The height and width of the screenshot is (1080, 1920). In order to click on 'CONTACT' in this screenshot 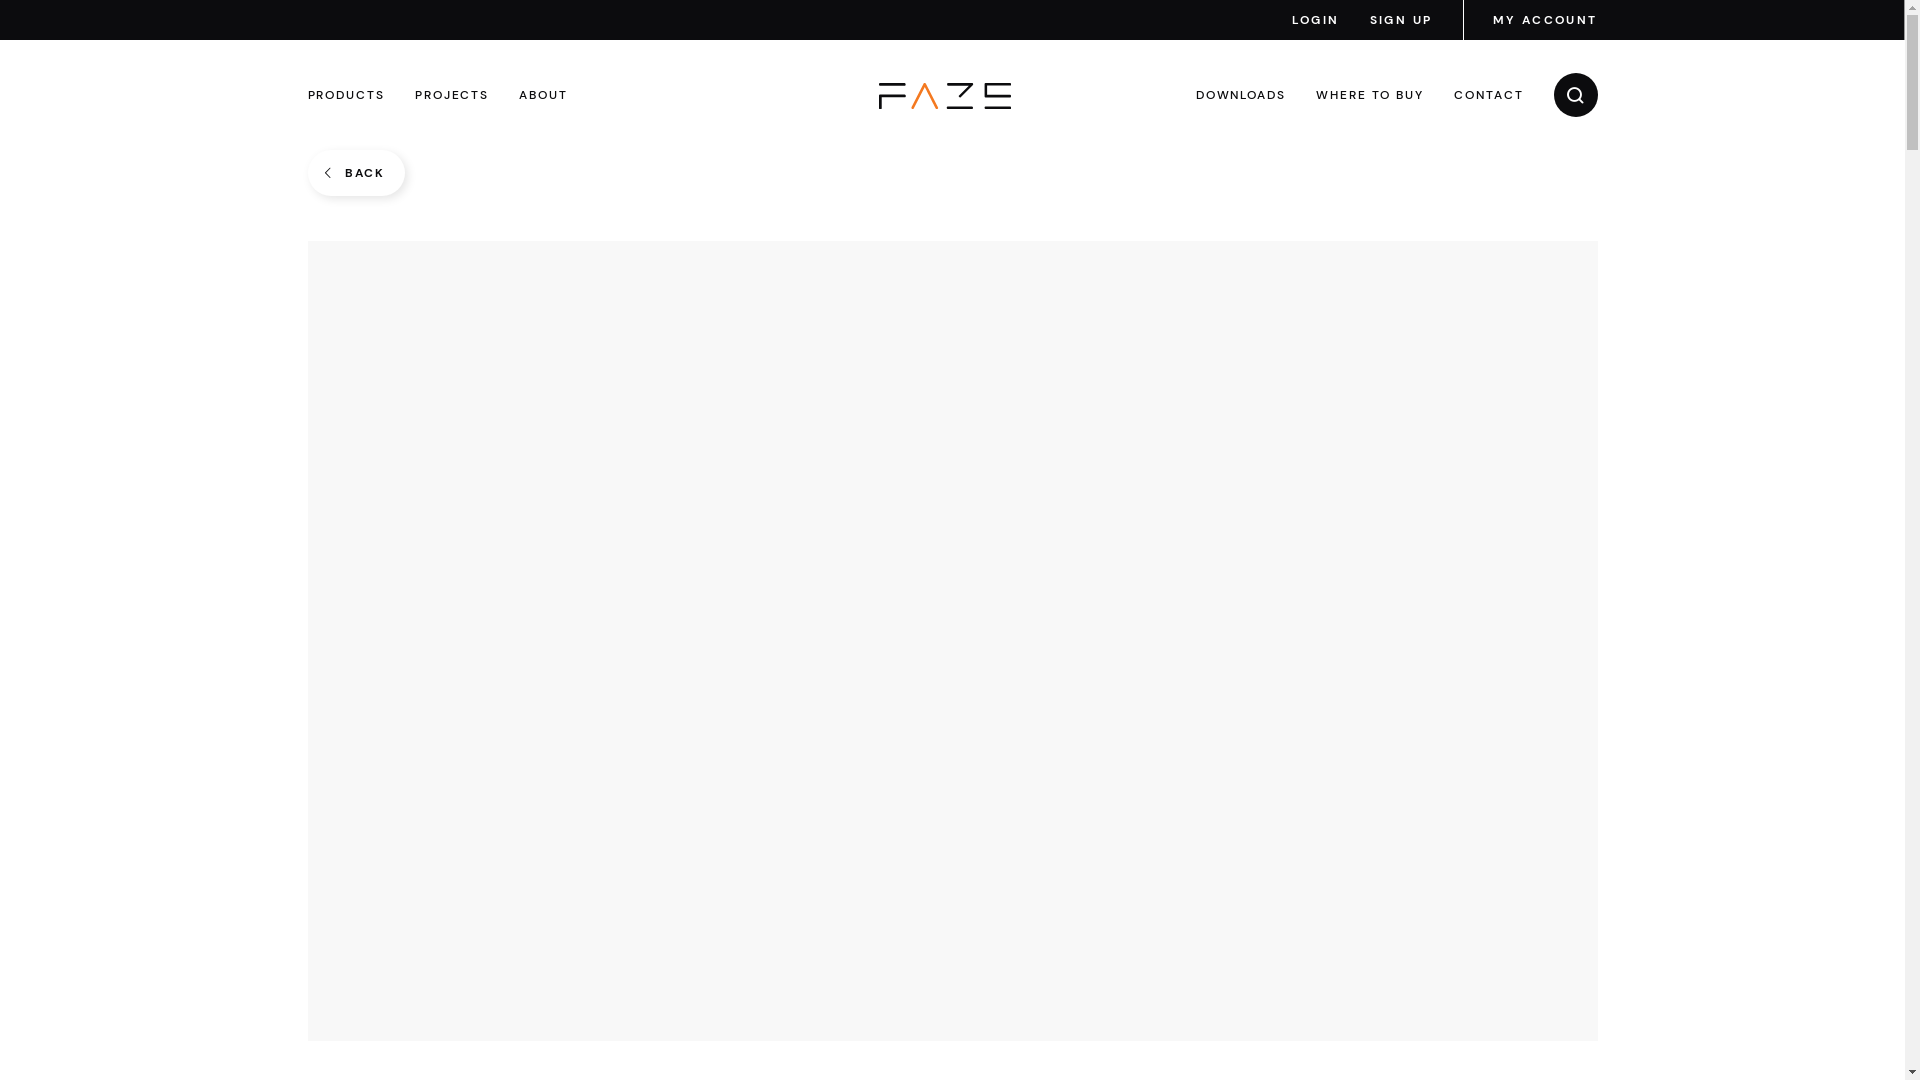, I will do `click(1488, 95)`.